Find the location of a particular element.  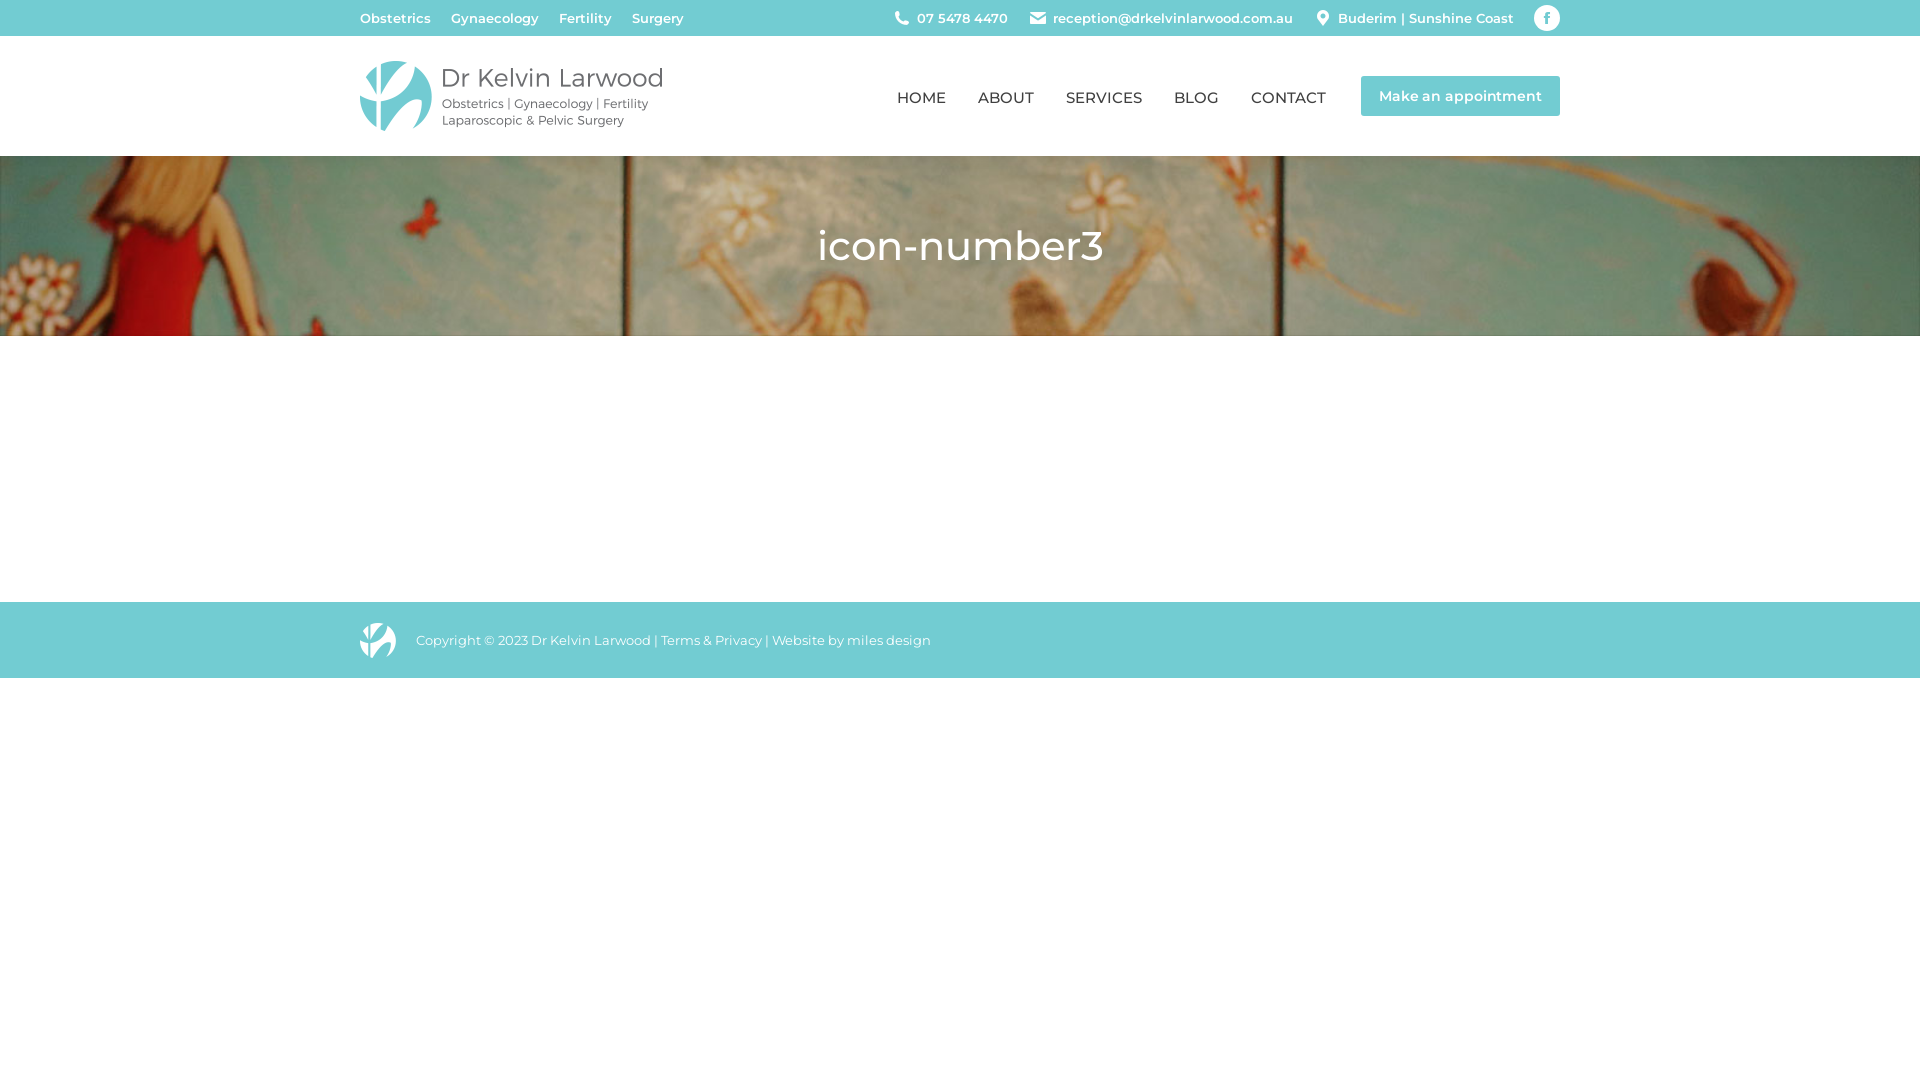

'CONTACT' is located at coordinates (1288, 95).